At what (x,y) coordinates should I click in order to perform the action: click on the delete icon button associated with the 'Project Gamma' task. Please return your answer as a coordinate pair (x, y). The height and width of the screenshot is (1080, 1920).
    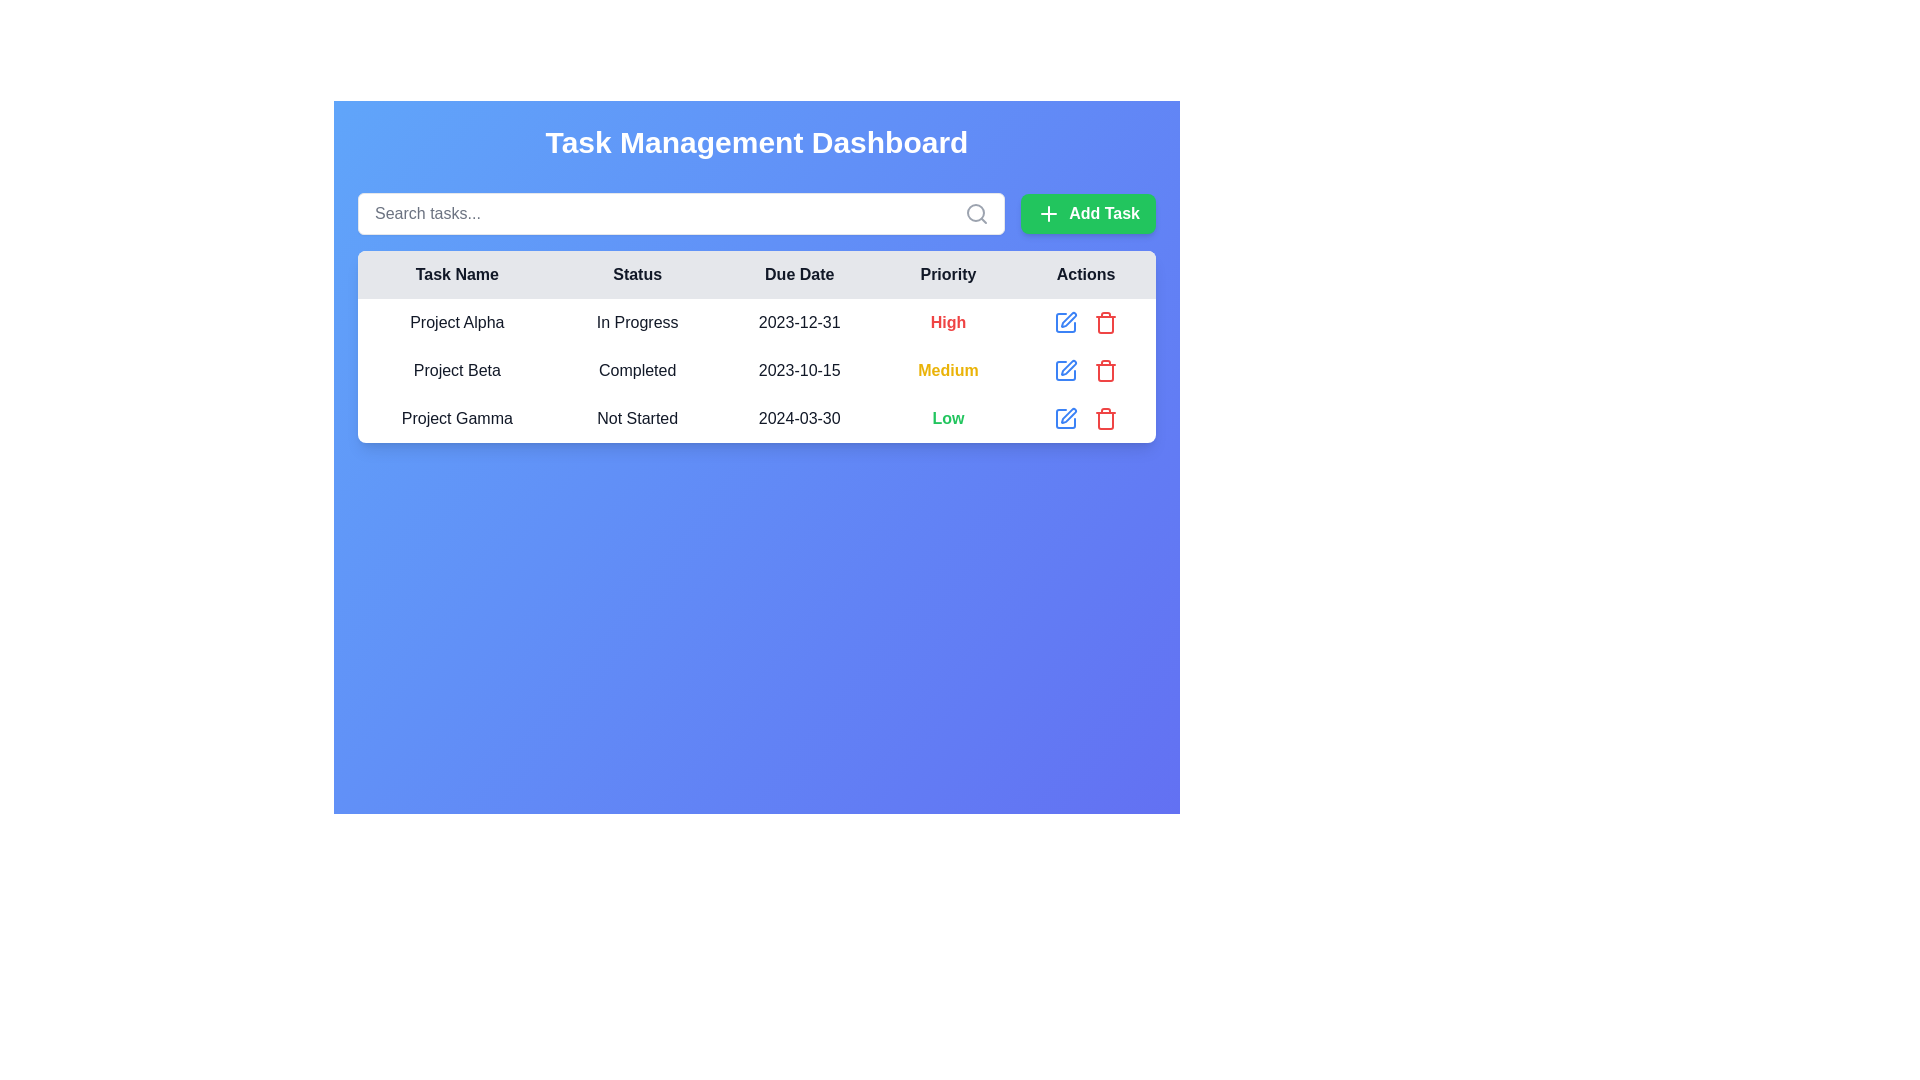
    Looking at the image, I should click on (1105, 418).